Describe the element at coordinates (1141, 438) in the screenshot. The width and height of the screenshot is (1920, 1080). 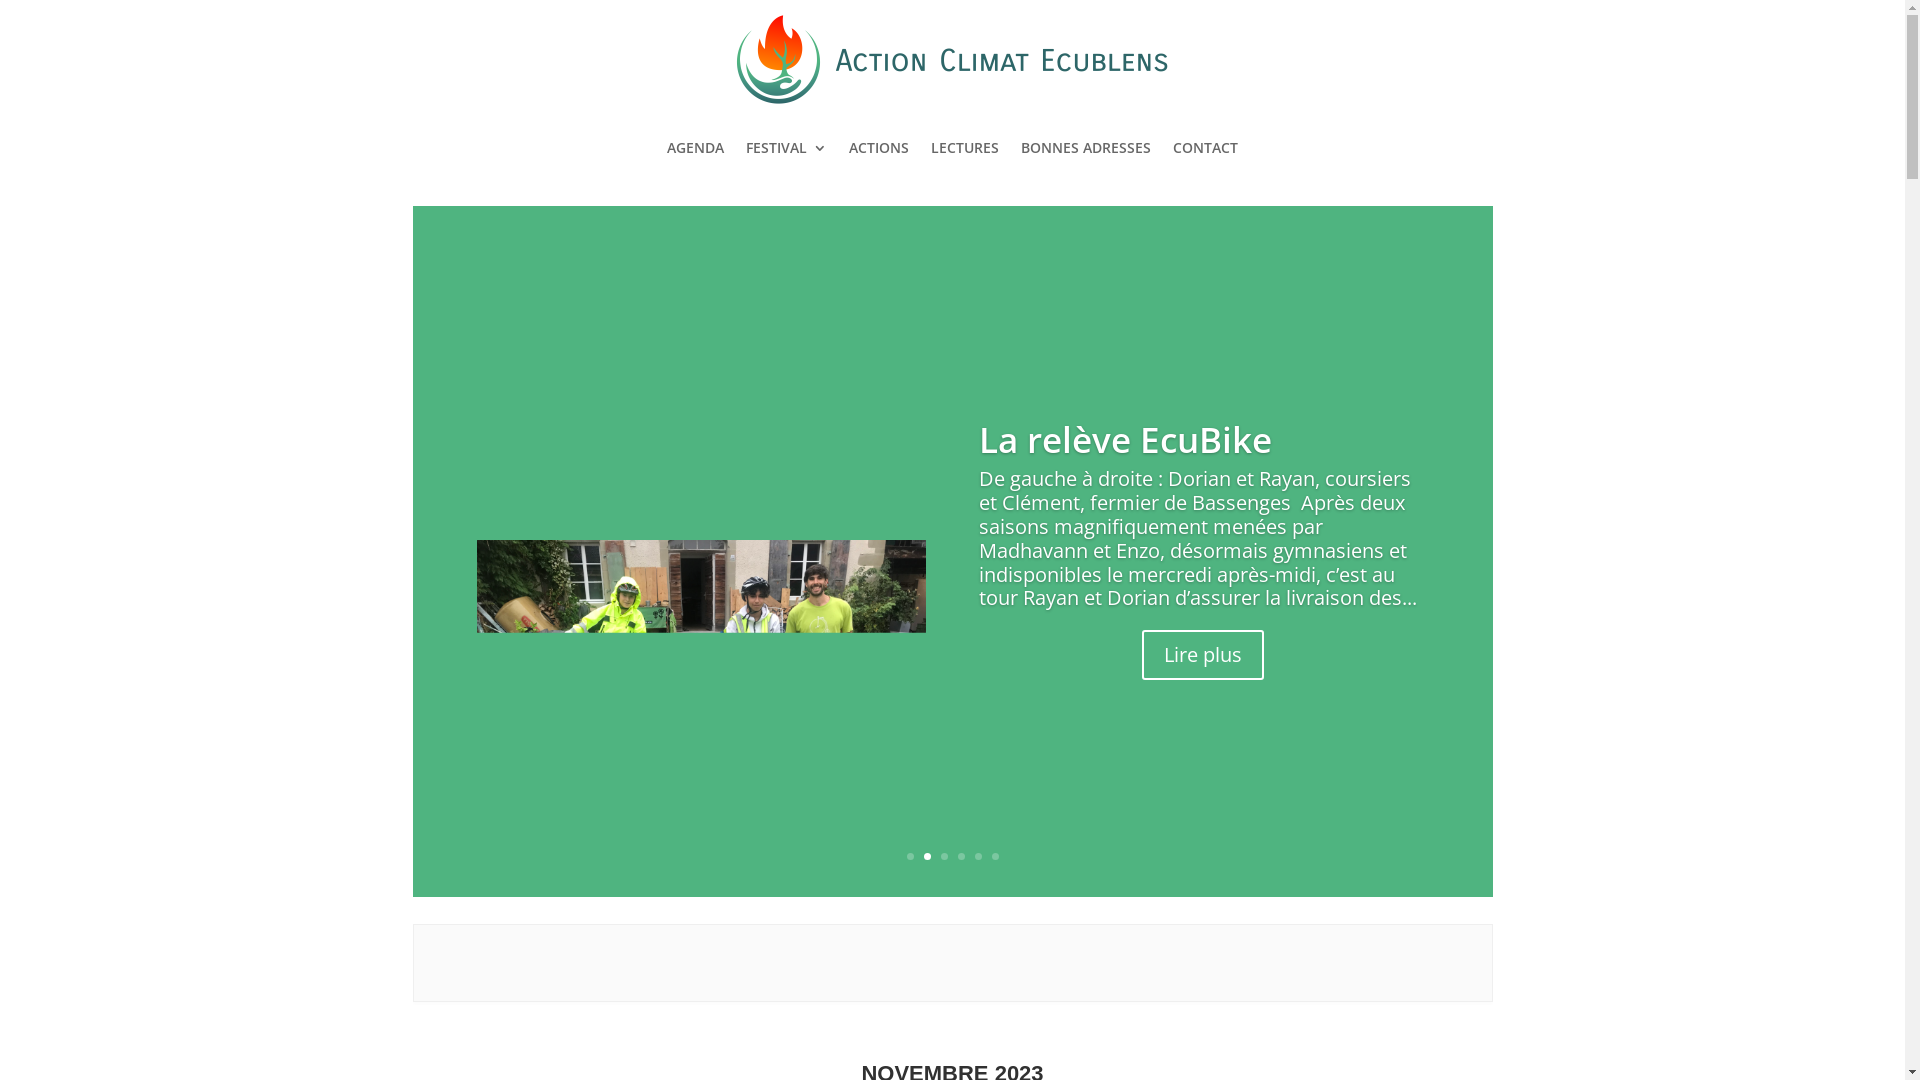
I see `'Une parade pour le Boulevard urbain'` at that location.